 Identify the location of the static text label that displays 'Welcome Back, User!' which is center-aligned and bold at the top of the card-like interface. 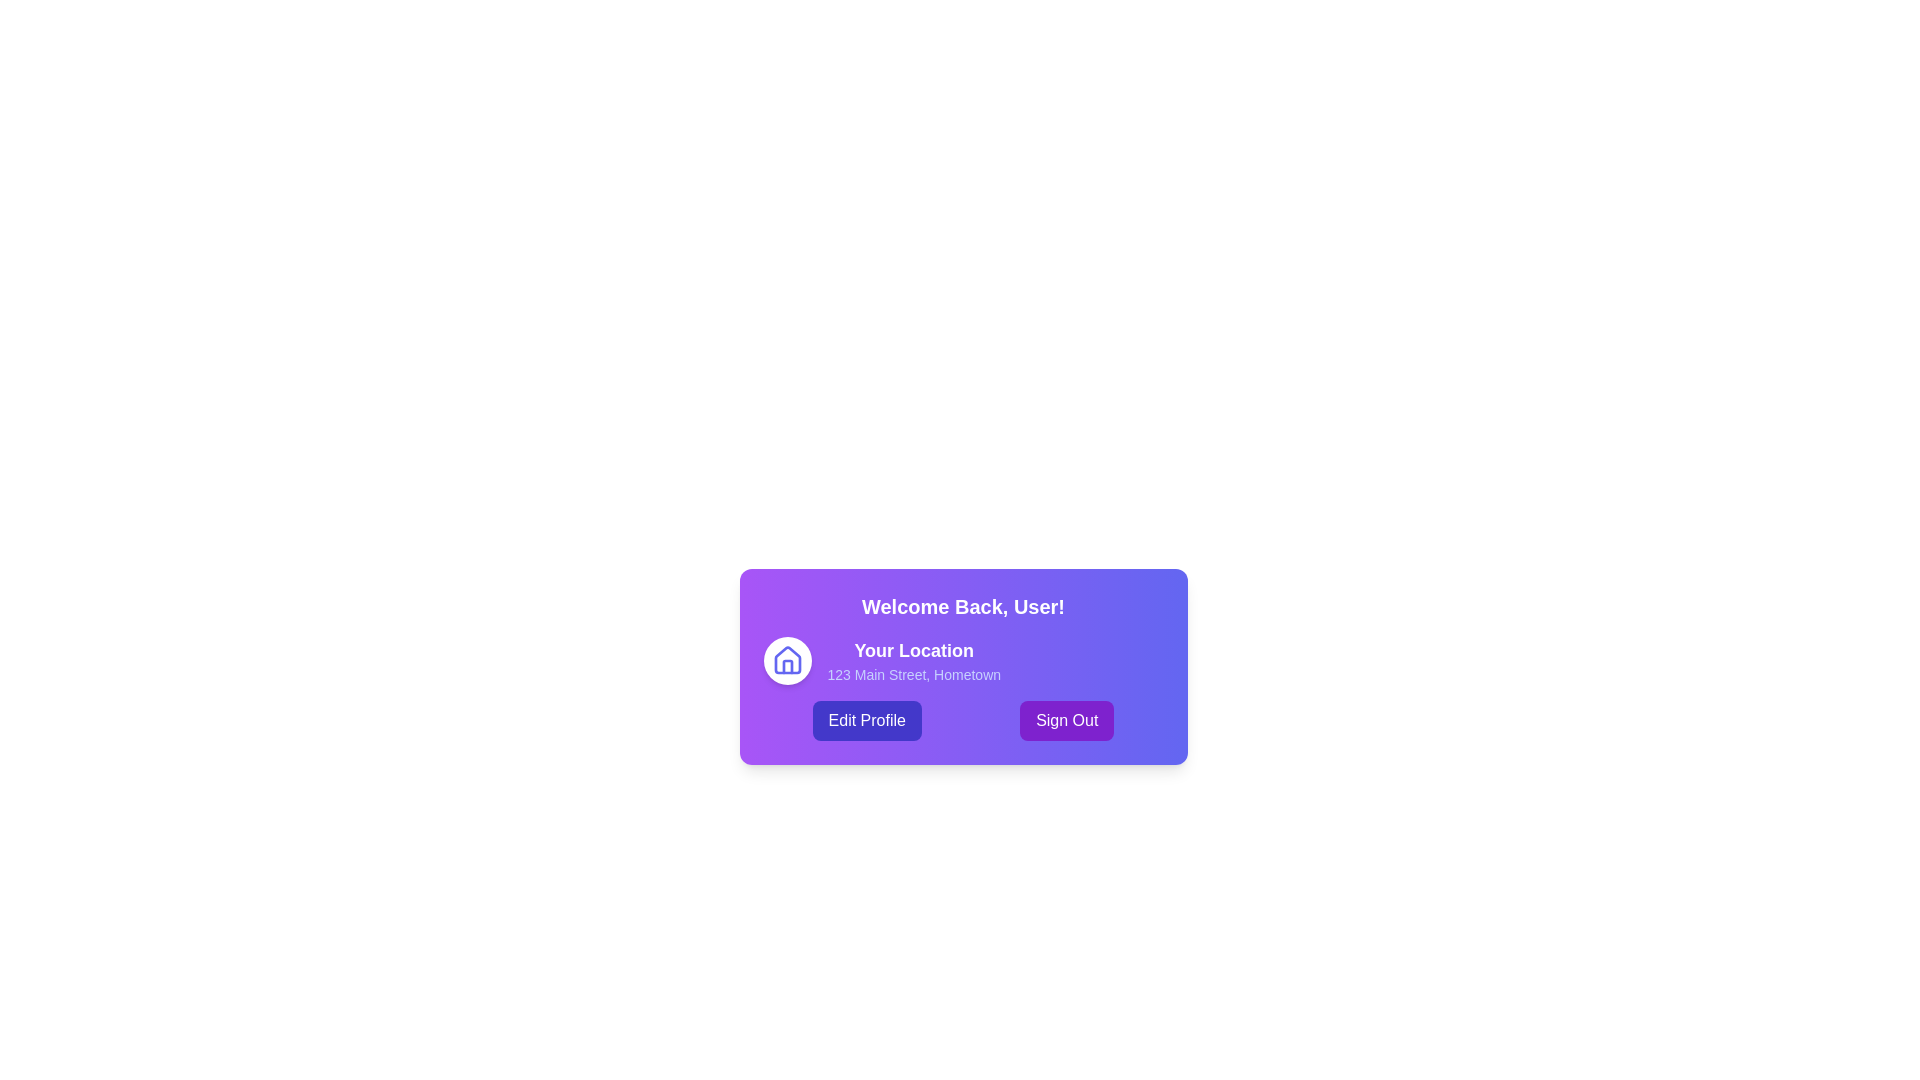
(963, 605).